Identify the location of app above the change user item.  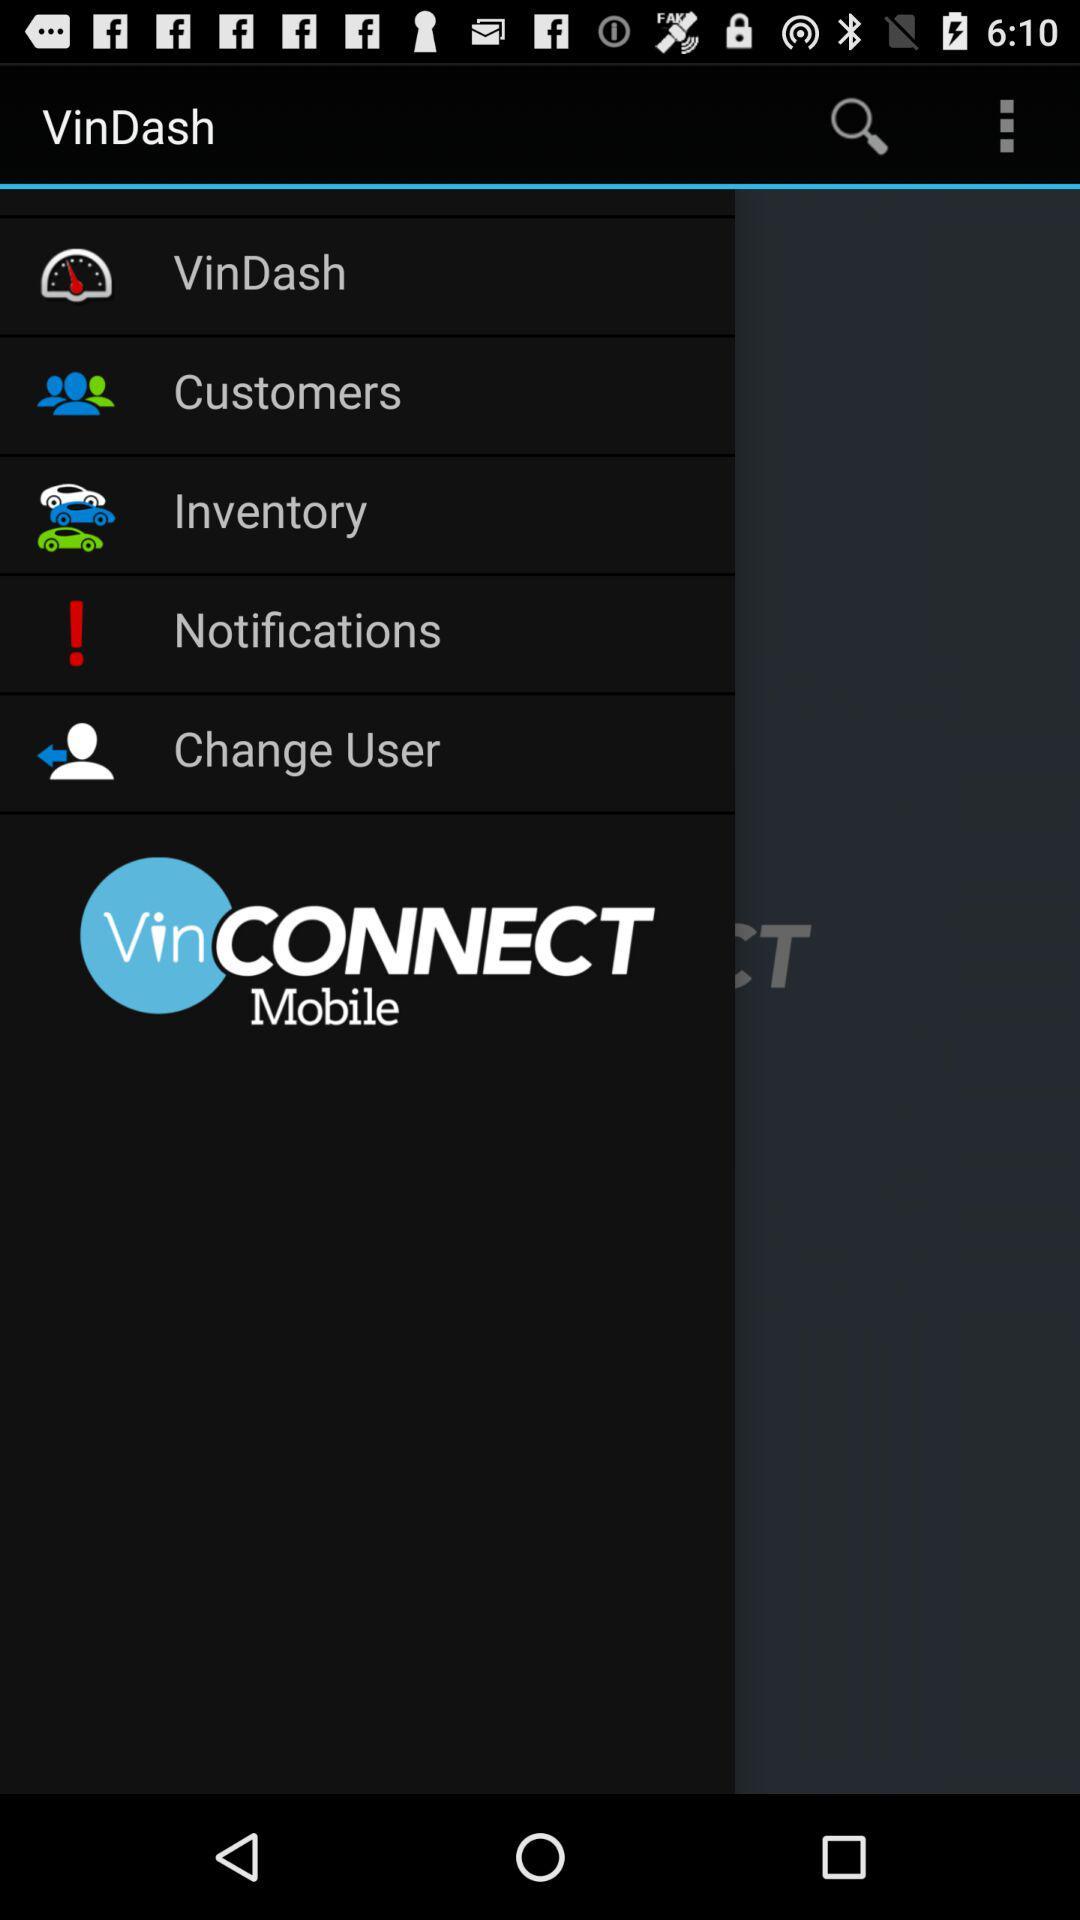
(442, 632).